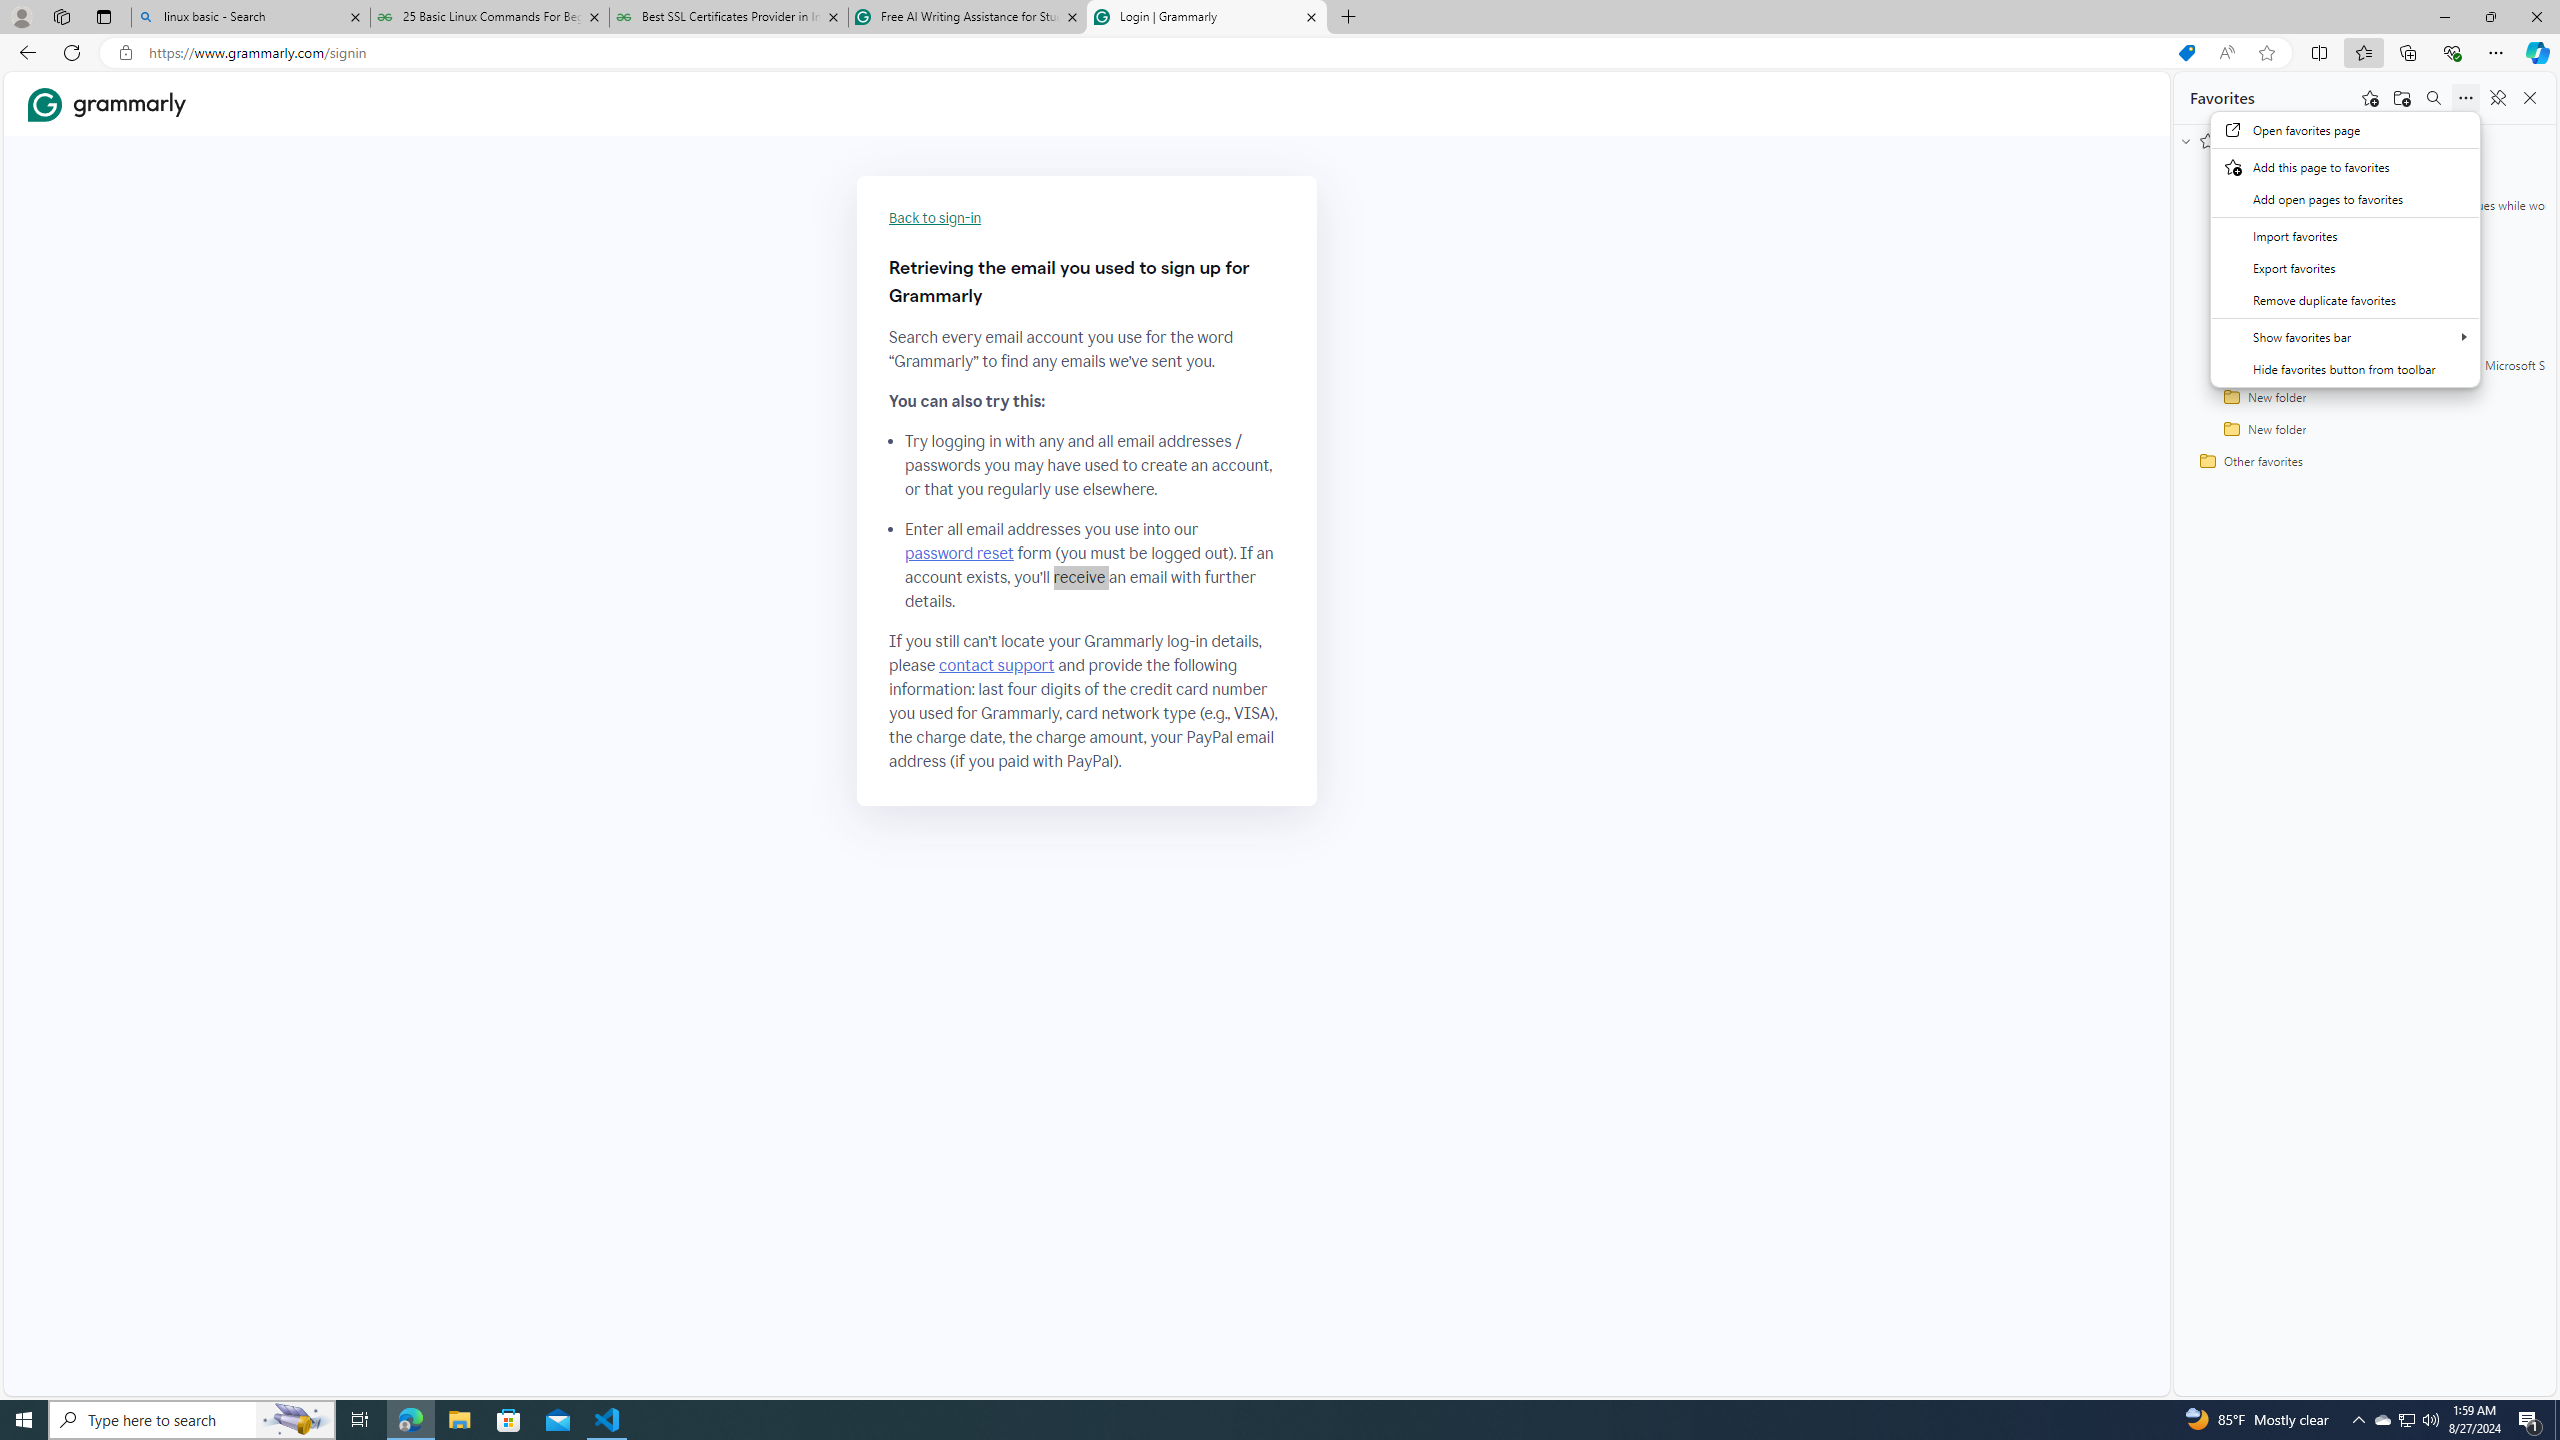 The image size is (2560, 1440). What do you see at coordinates (2496, 96) in the screenshot?
I see `'Unpin favorites'` at bounding box center [2496, 96].